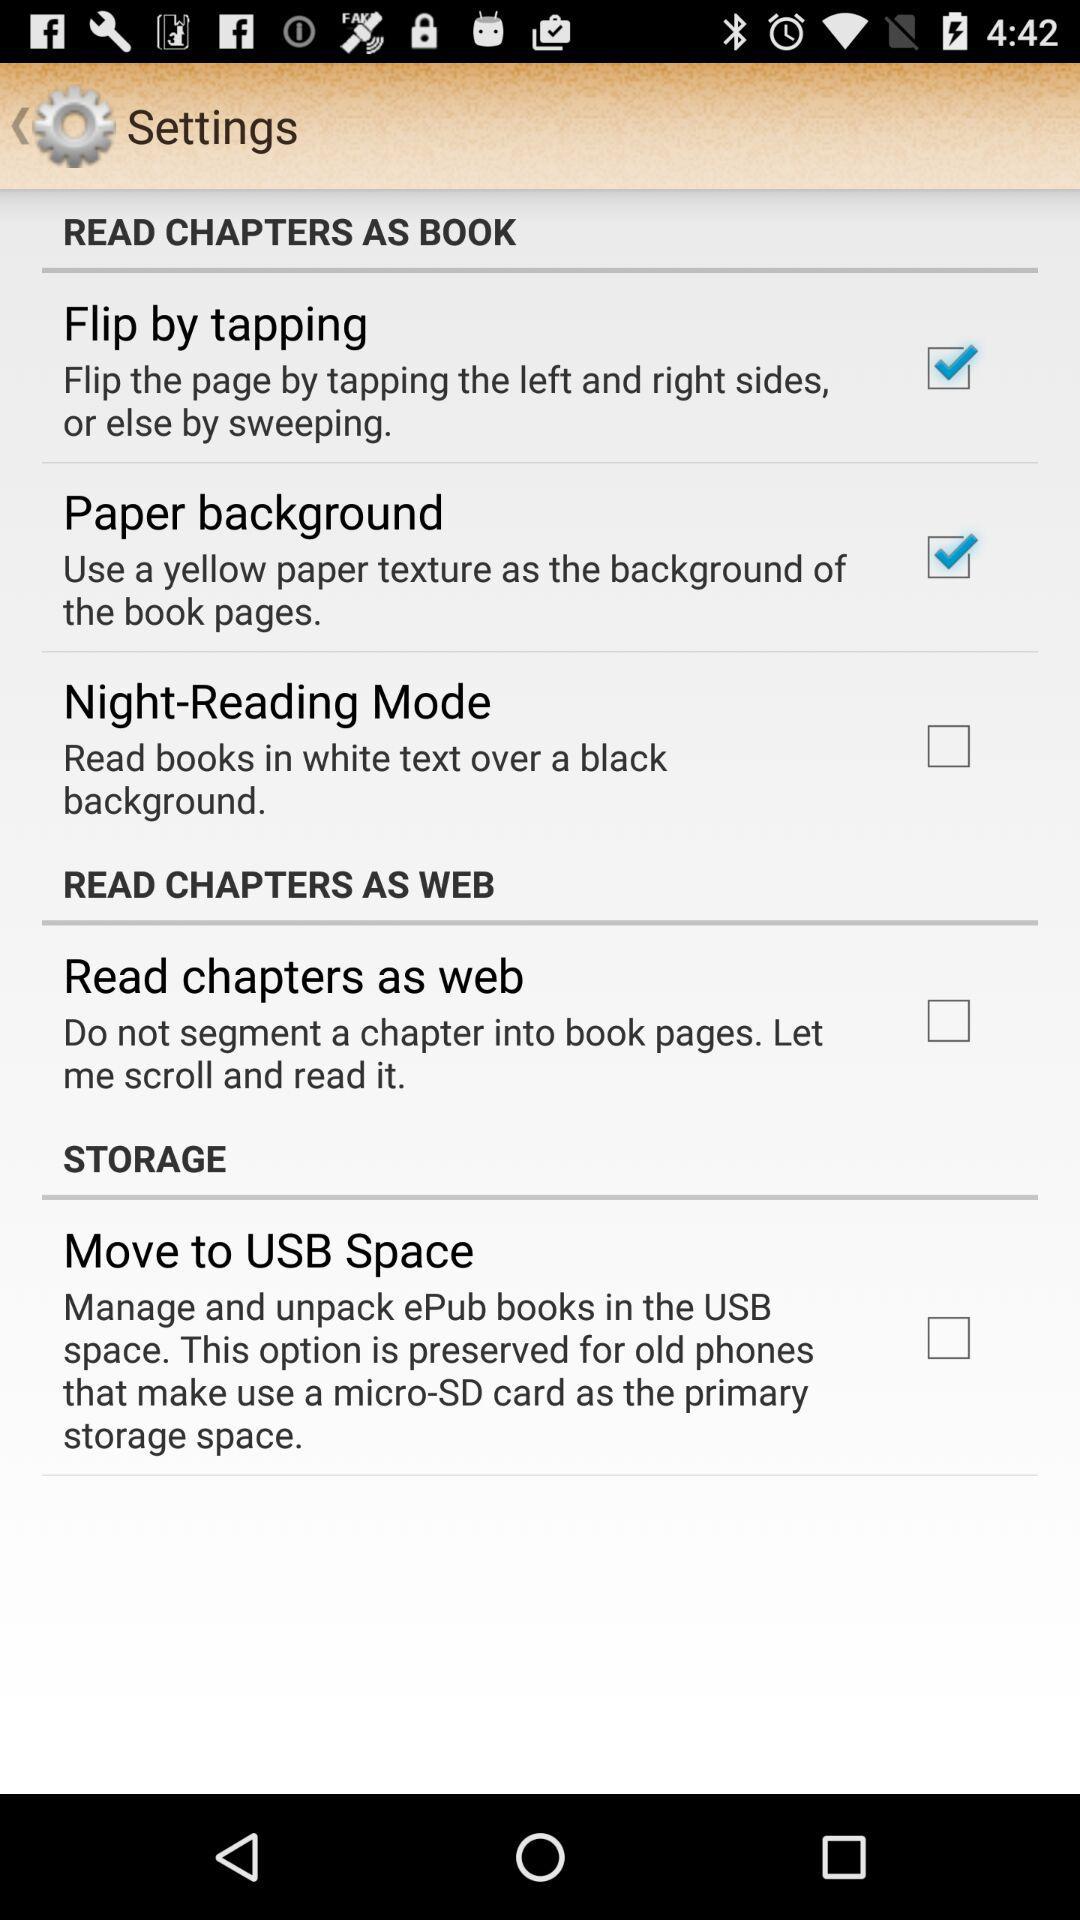 This screenshot has height=1920, width=1080. Describe the element at coordinates (267, 1248) in the screenshot. I see `the icon above the manage and unpack` at that location.